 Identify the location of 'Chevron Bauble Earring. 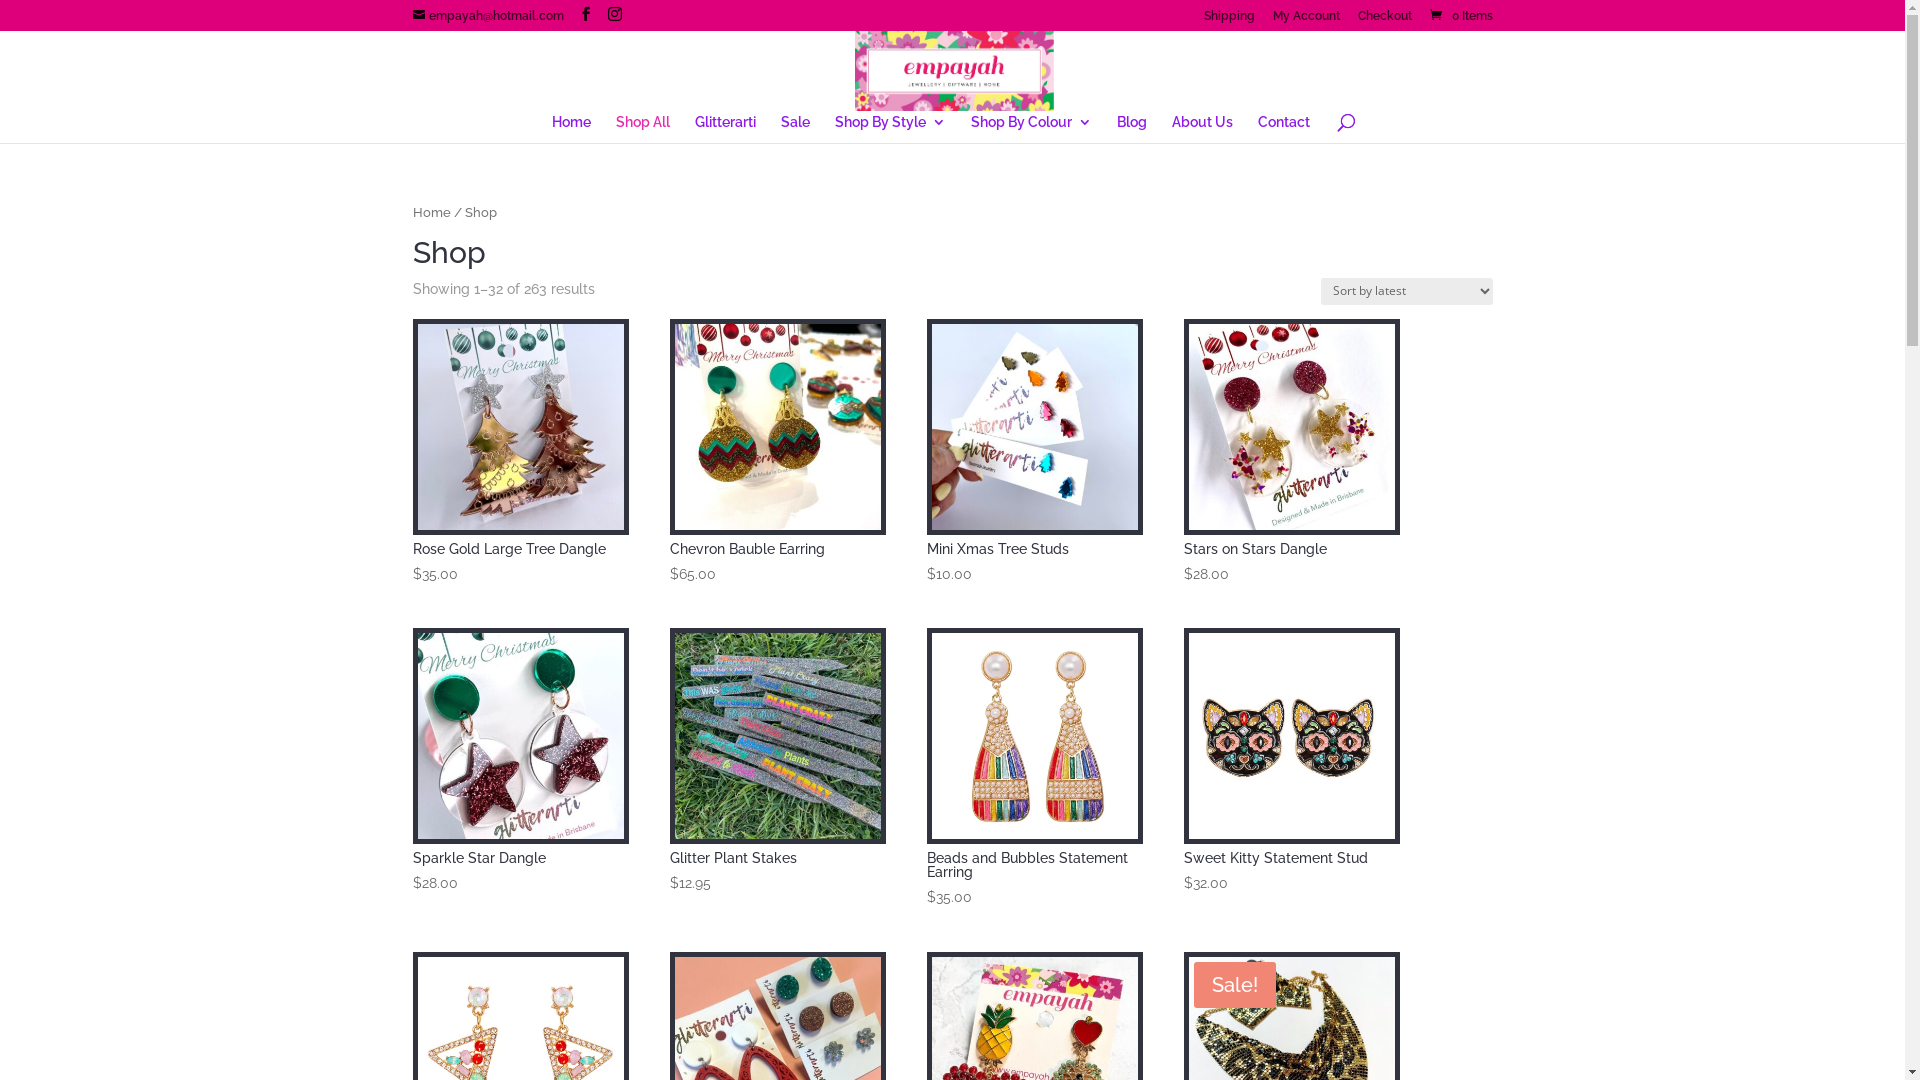
(776, 452).